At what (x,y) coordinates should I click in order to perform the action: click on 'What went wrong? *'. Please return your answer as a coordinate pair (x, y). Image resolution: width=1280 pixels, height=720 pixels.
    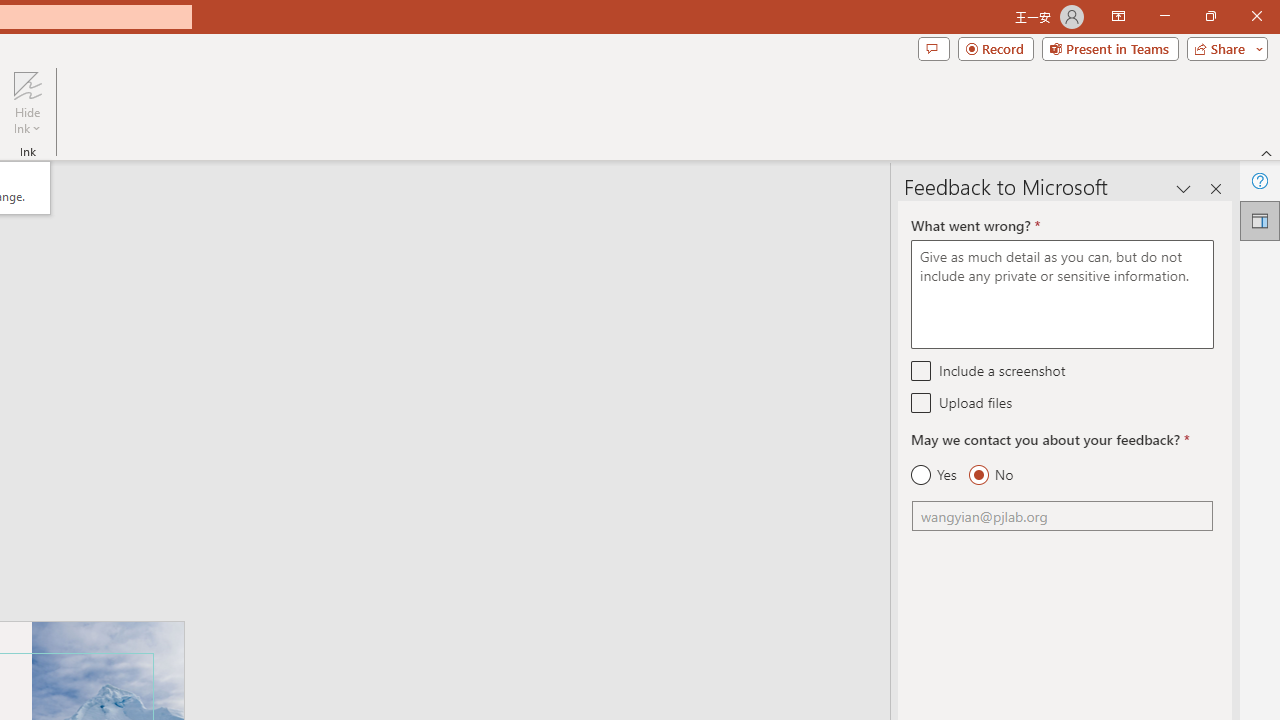
    Looking at the image, I should click on (1061, 294).